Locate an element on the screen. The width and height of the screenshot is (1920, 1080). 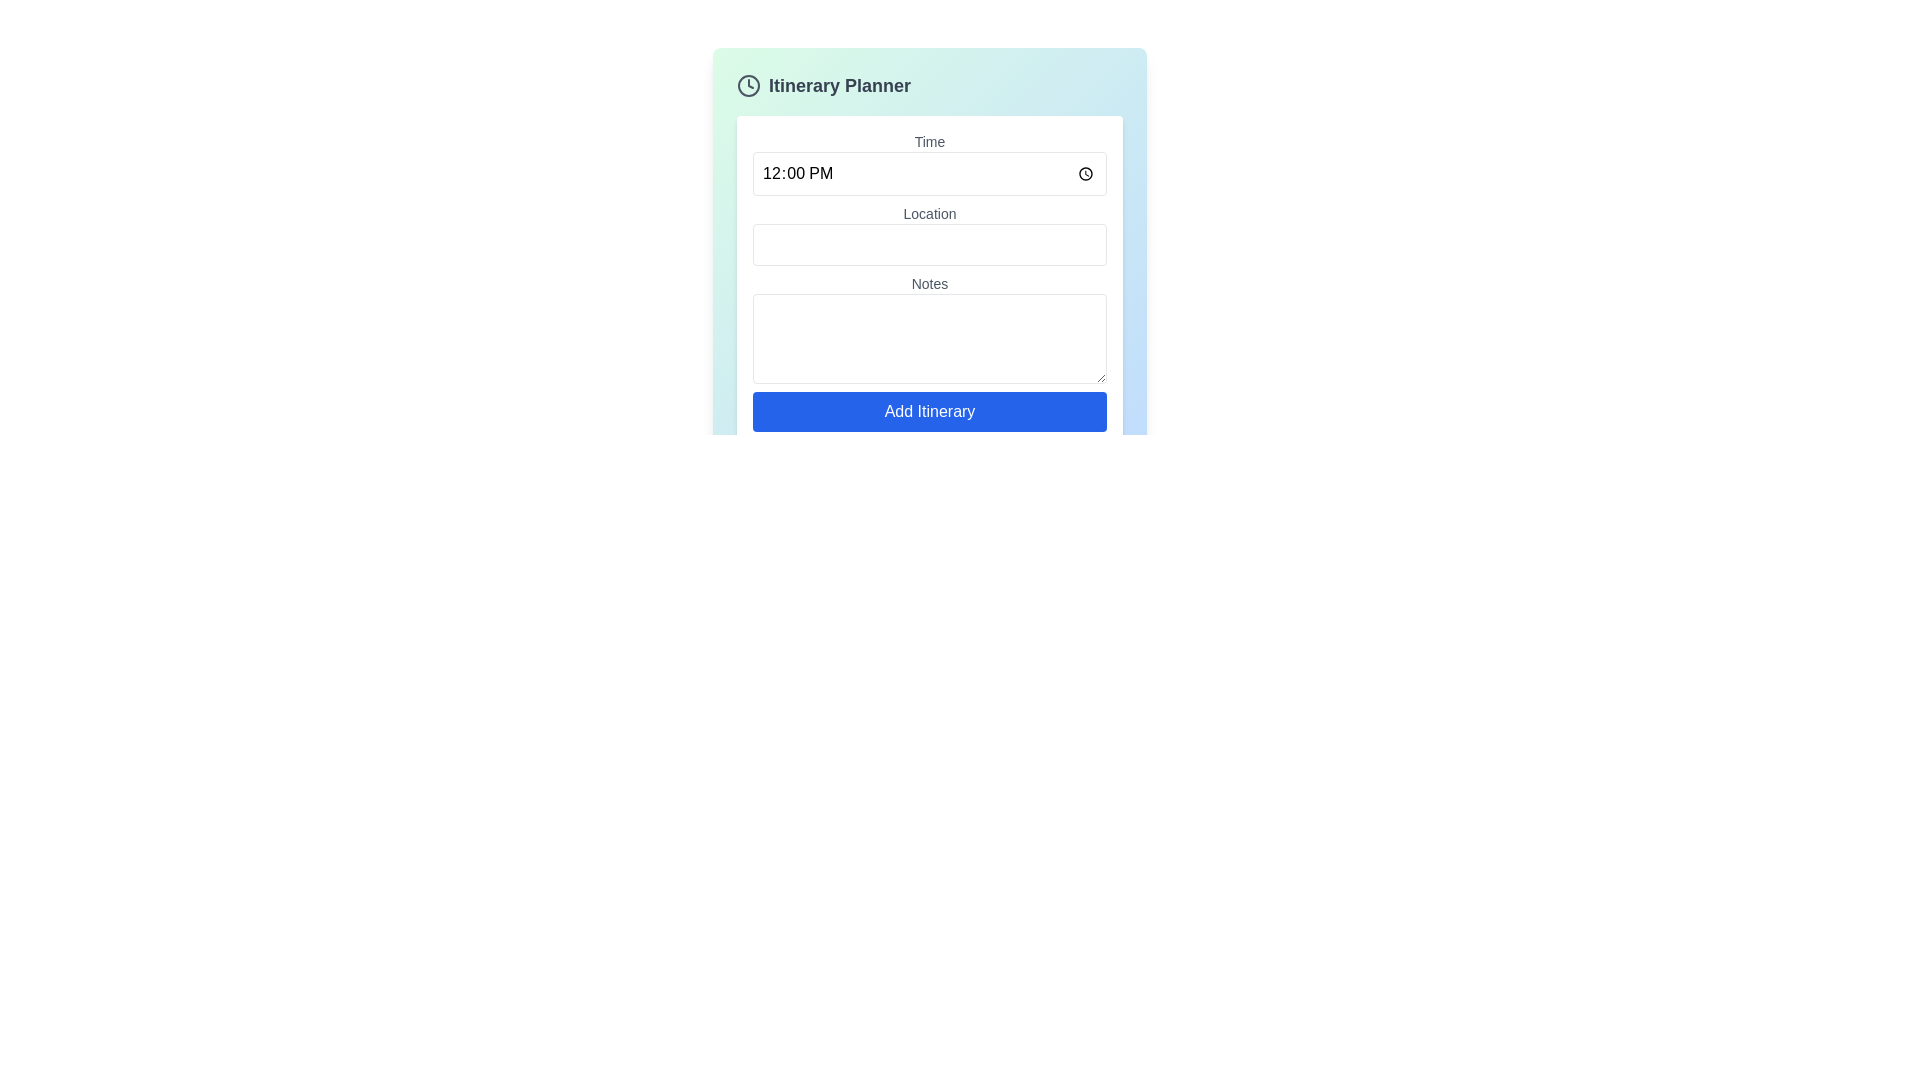
the 'Notes' label, which is a small gray text label positioned below the 'Location' label and above the notes input area, maintaining consistency with other labels in the interface is located at coordinates (929, 284).